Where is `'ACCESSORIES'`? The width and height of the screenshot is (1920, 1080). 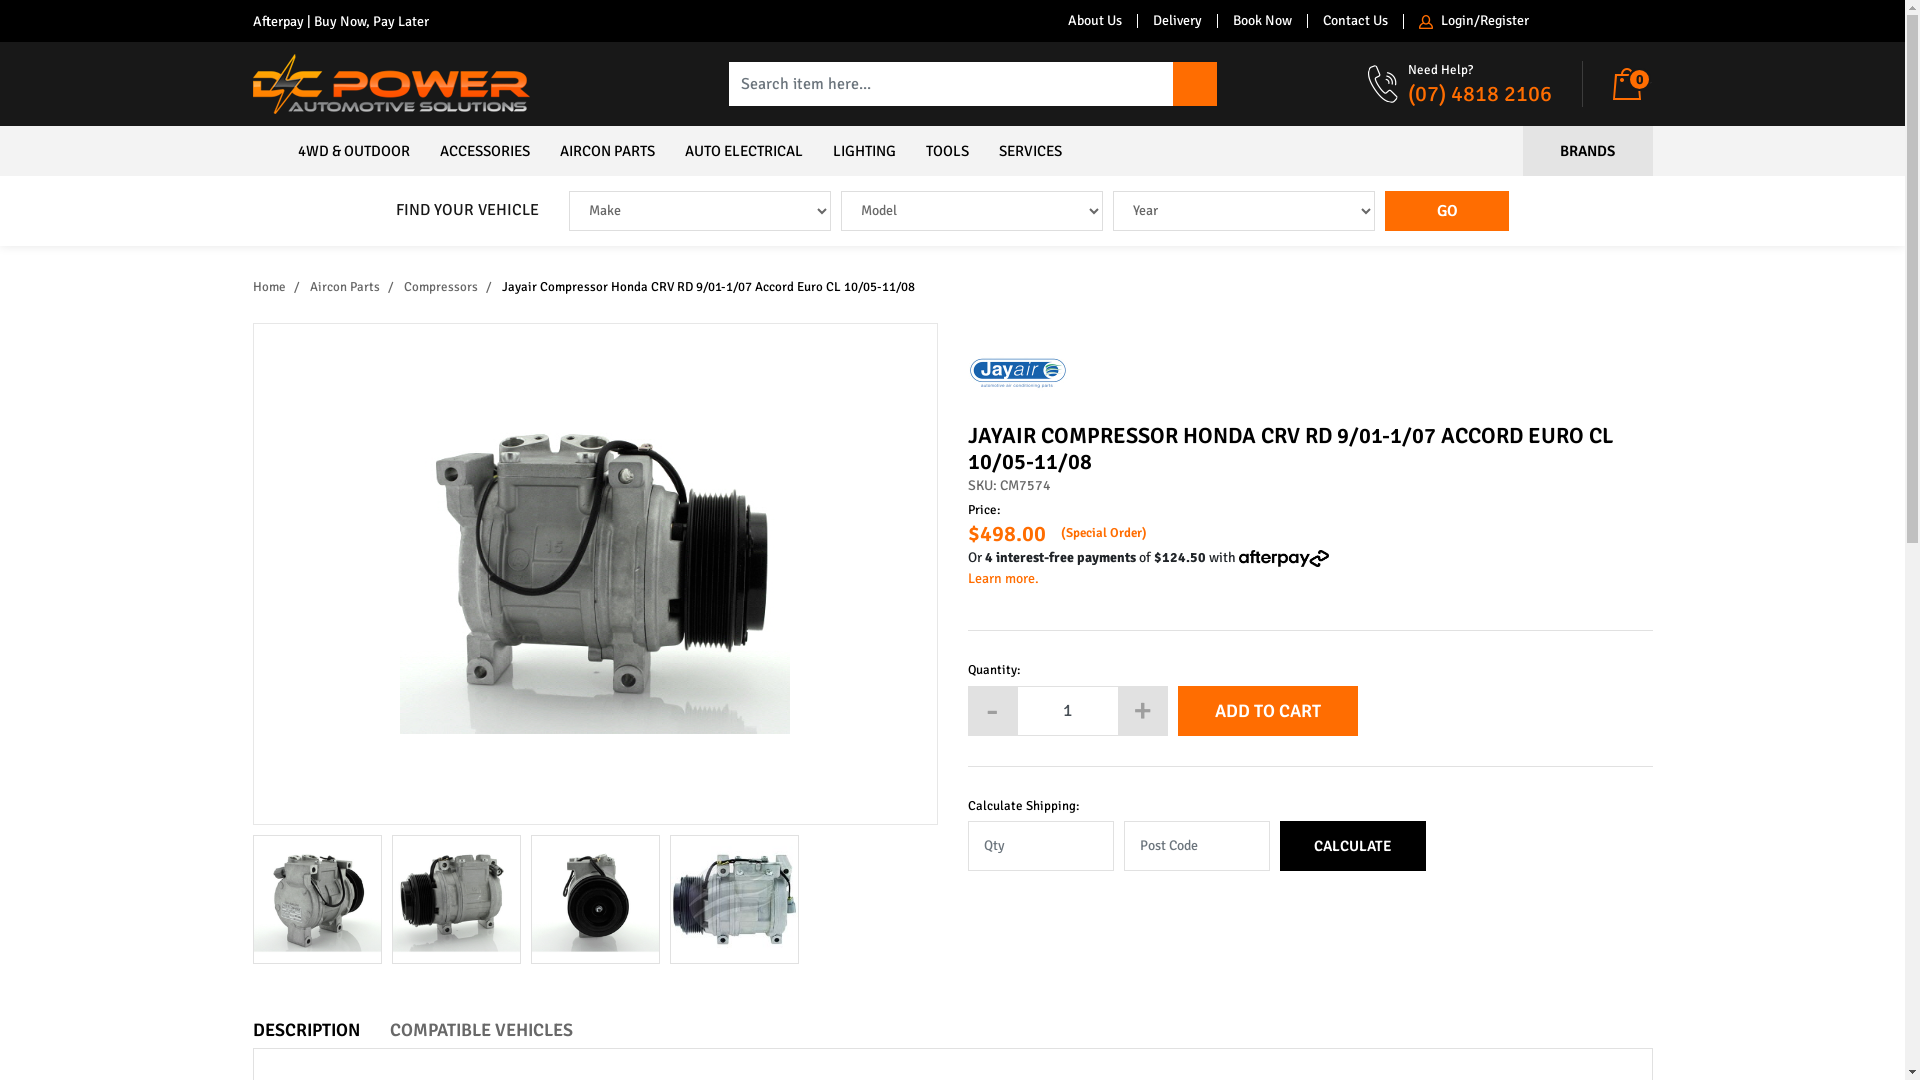
'ACCESSORIES' is located at coordinates (484, 149).